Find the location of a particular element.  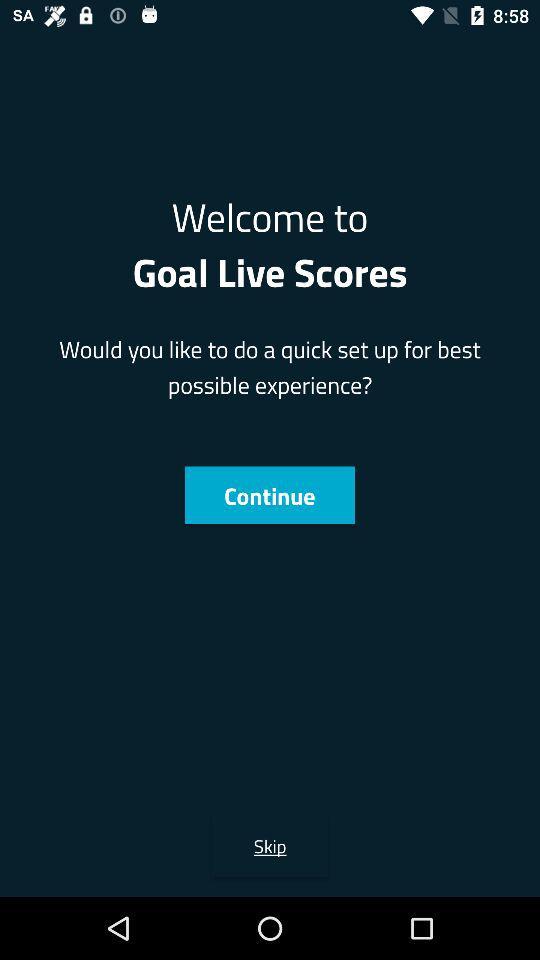

the icon below the continue item is located at coordinates (270, 844).